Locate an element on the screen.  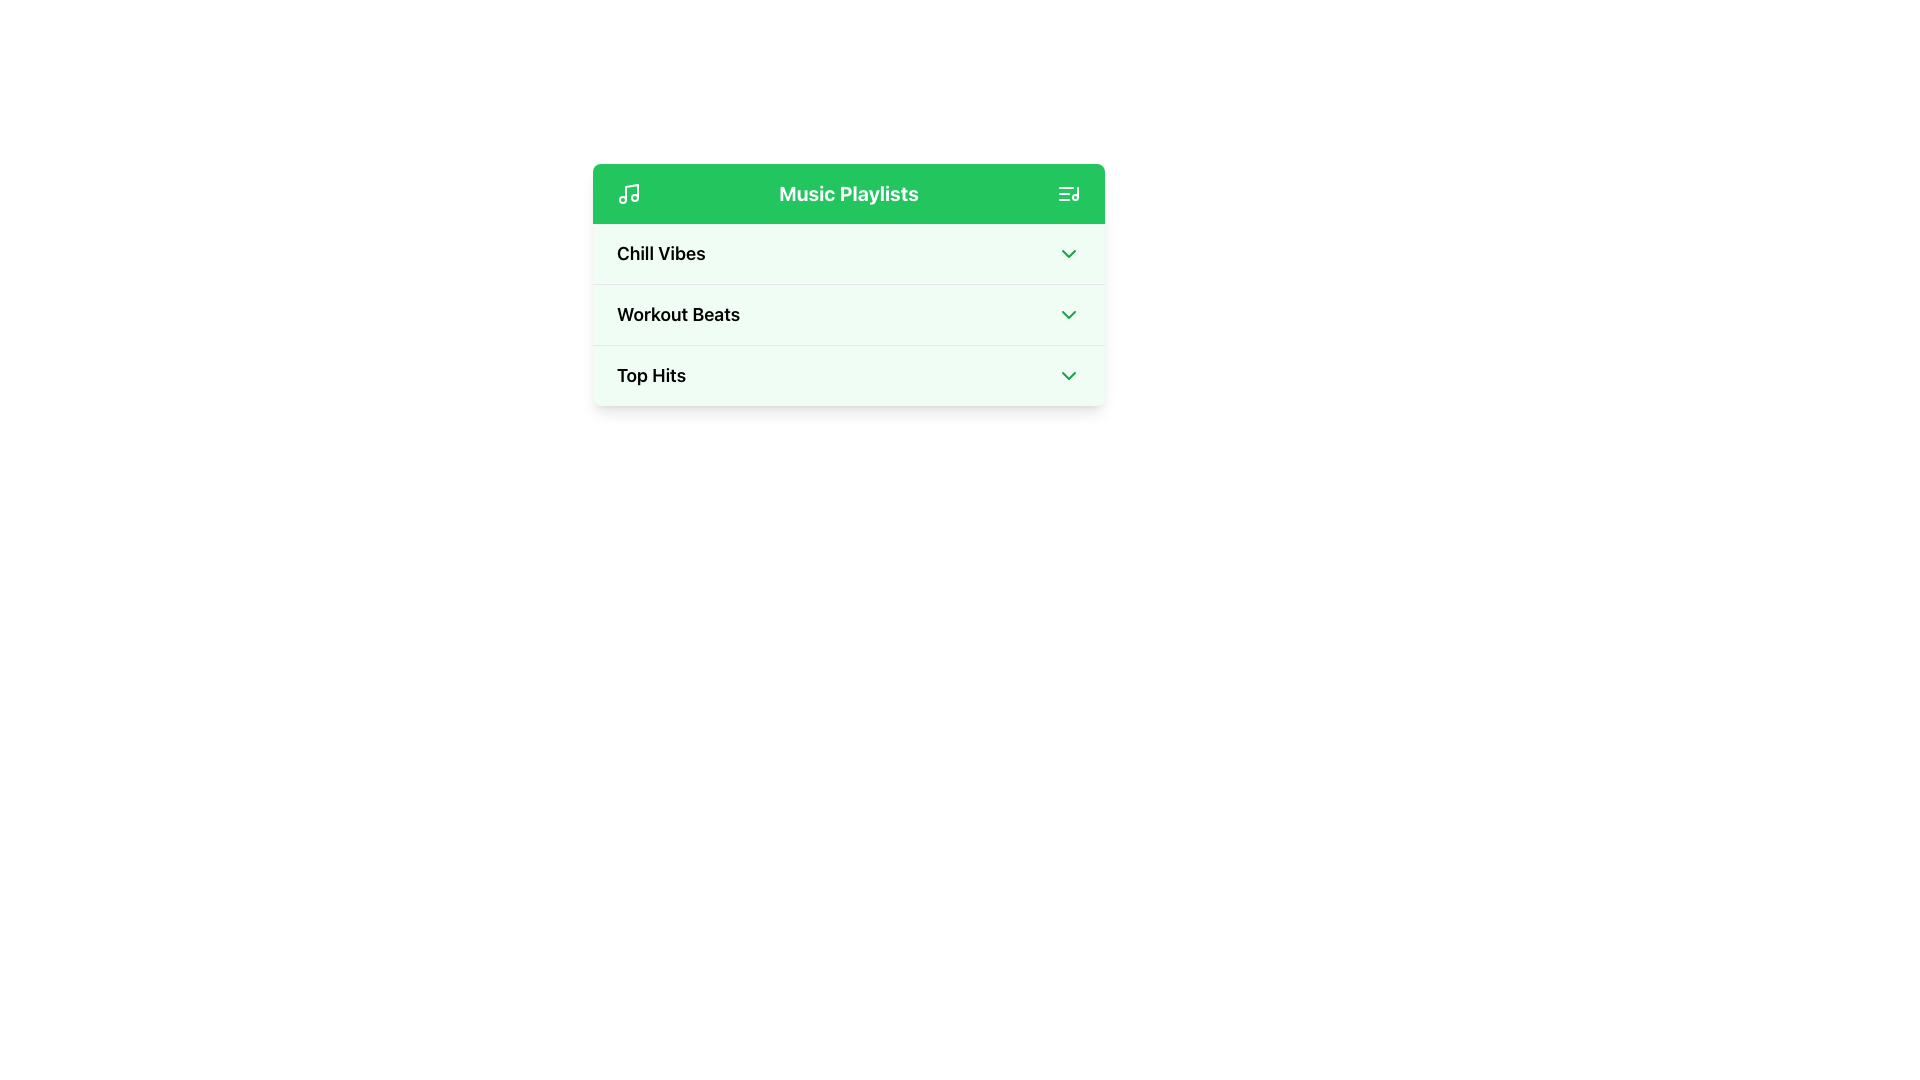
the 'Workout Beats' text label, which is the second entry in a list under 'Music Playlists', located directly below 'Chill Vibes' and above 'Top Hits' is located at coordinates (678, 315).